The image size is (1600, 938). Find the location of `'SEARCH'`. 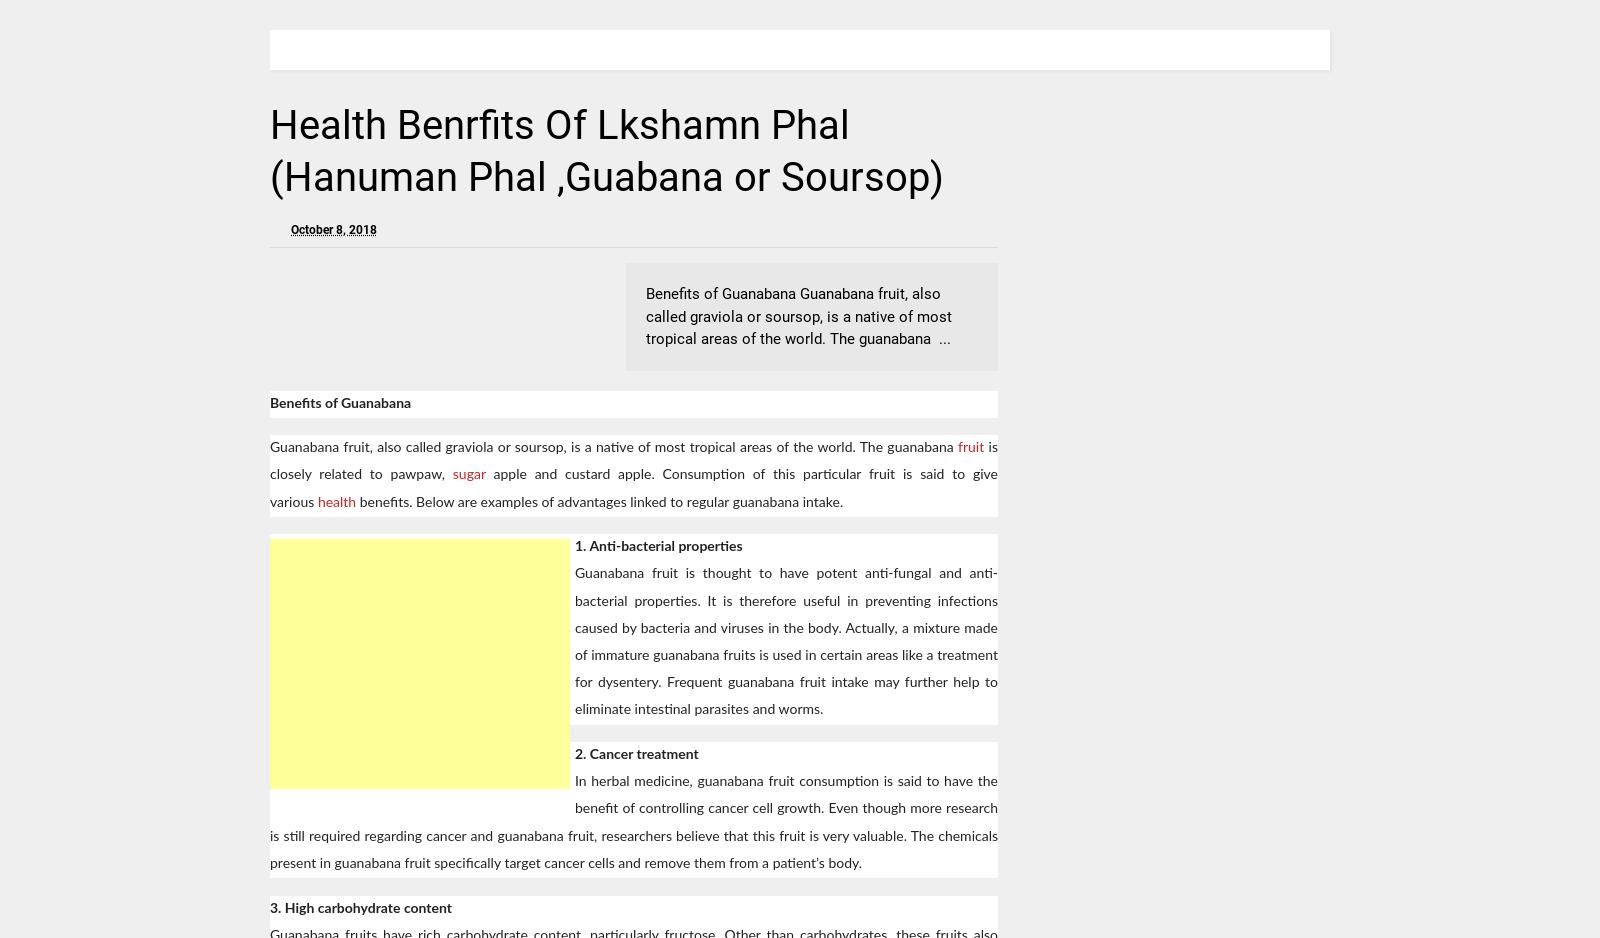

'SEARCH' is located at coordinates (1289, 48).